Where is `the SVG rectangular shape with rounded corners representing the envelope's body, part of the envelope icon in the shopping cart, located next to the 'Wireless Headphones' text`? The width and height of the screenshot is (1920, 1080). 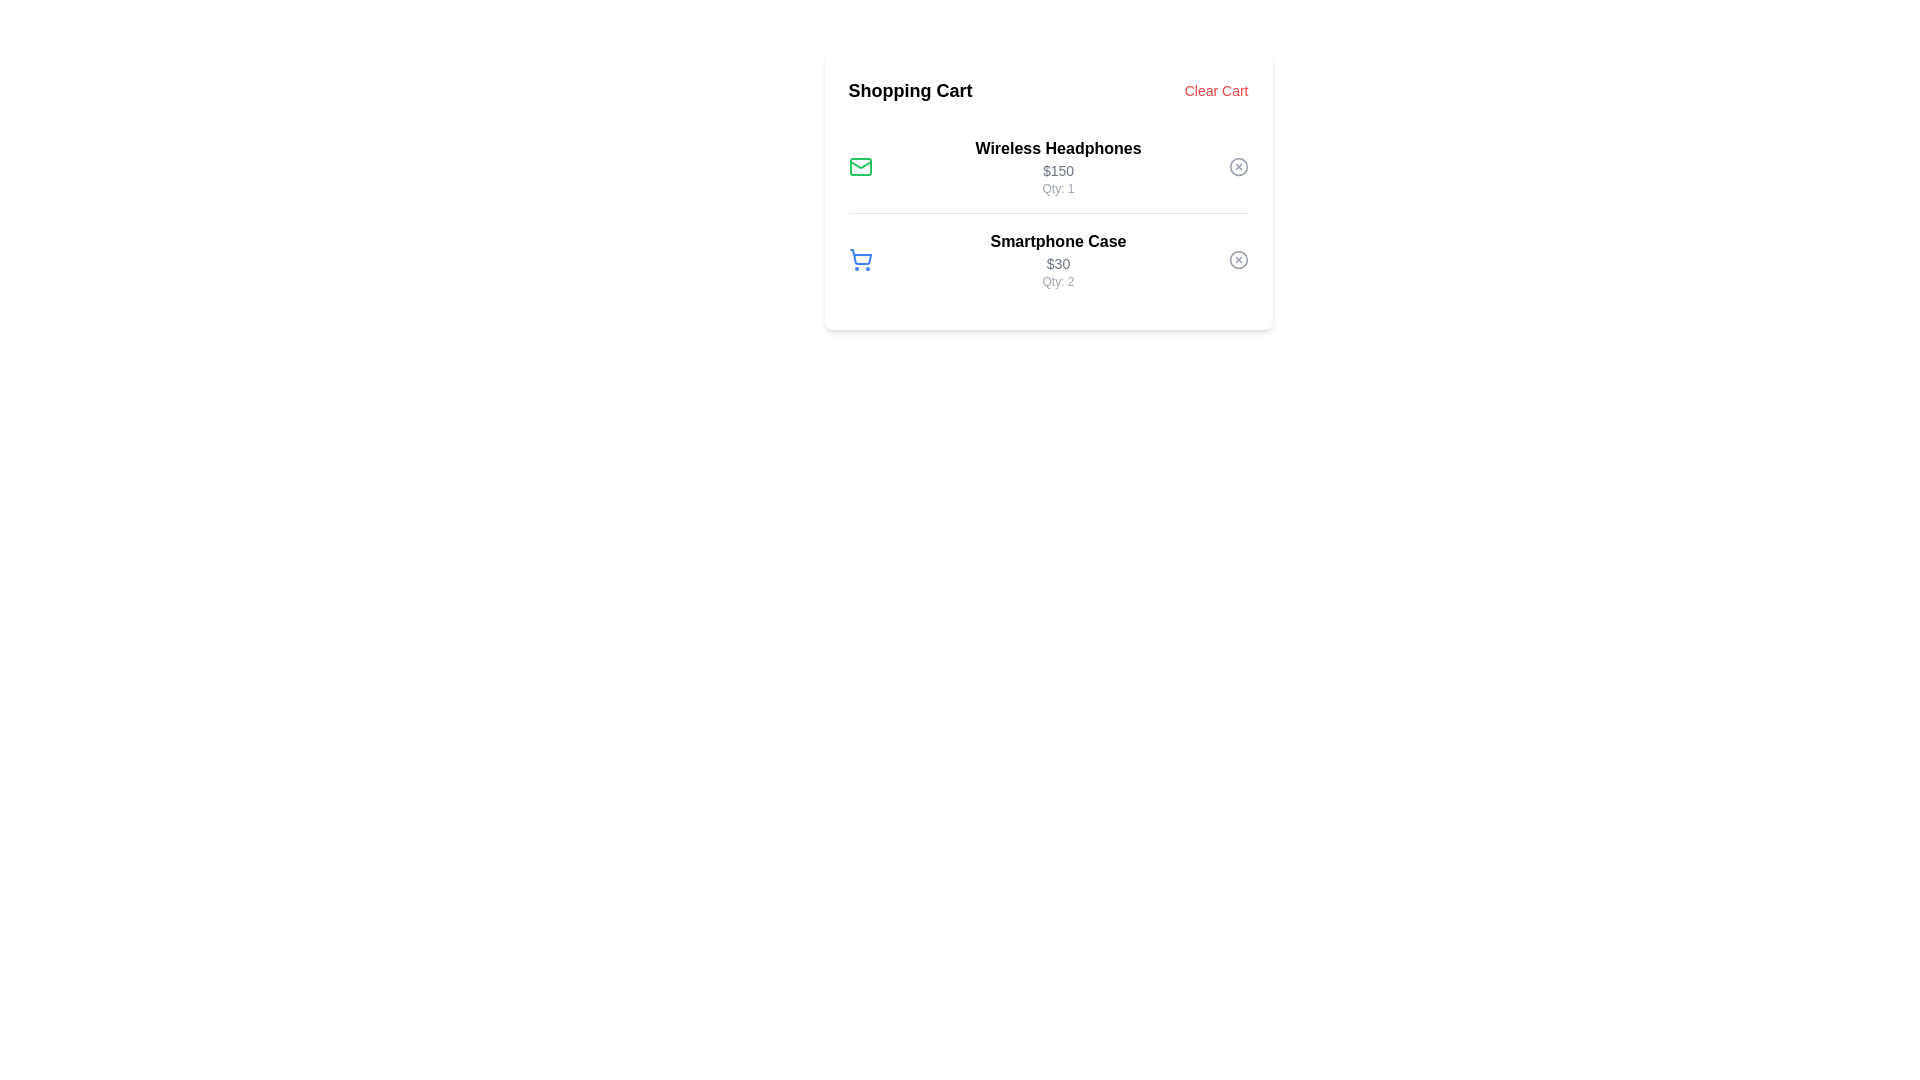 the SVG rectangular shape with rounded corners representing the envelope's body, part of the envelope icon in the shopping cart, located next to the 'Wireless Headphones' text is located at coordinates (860, 165).